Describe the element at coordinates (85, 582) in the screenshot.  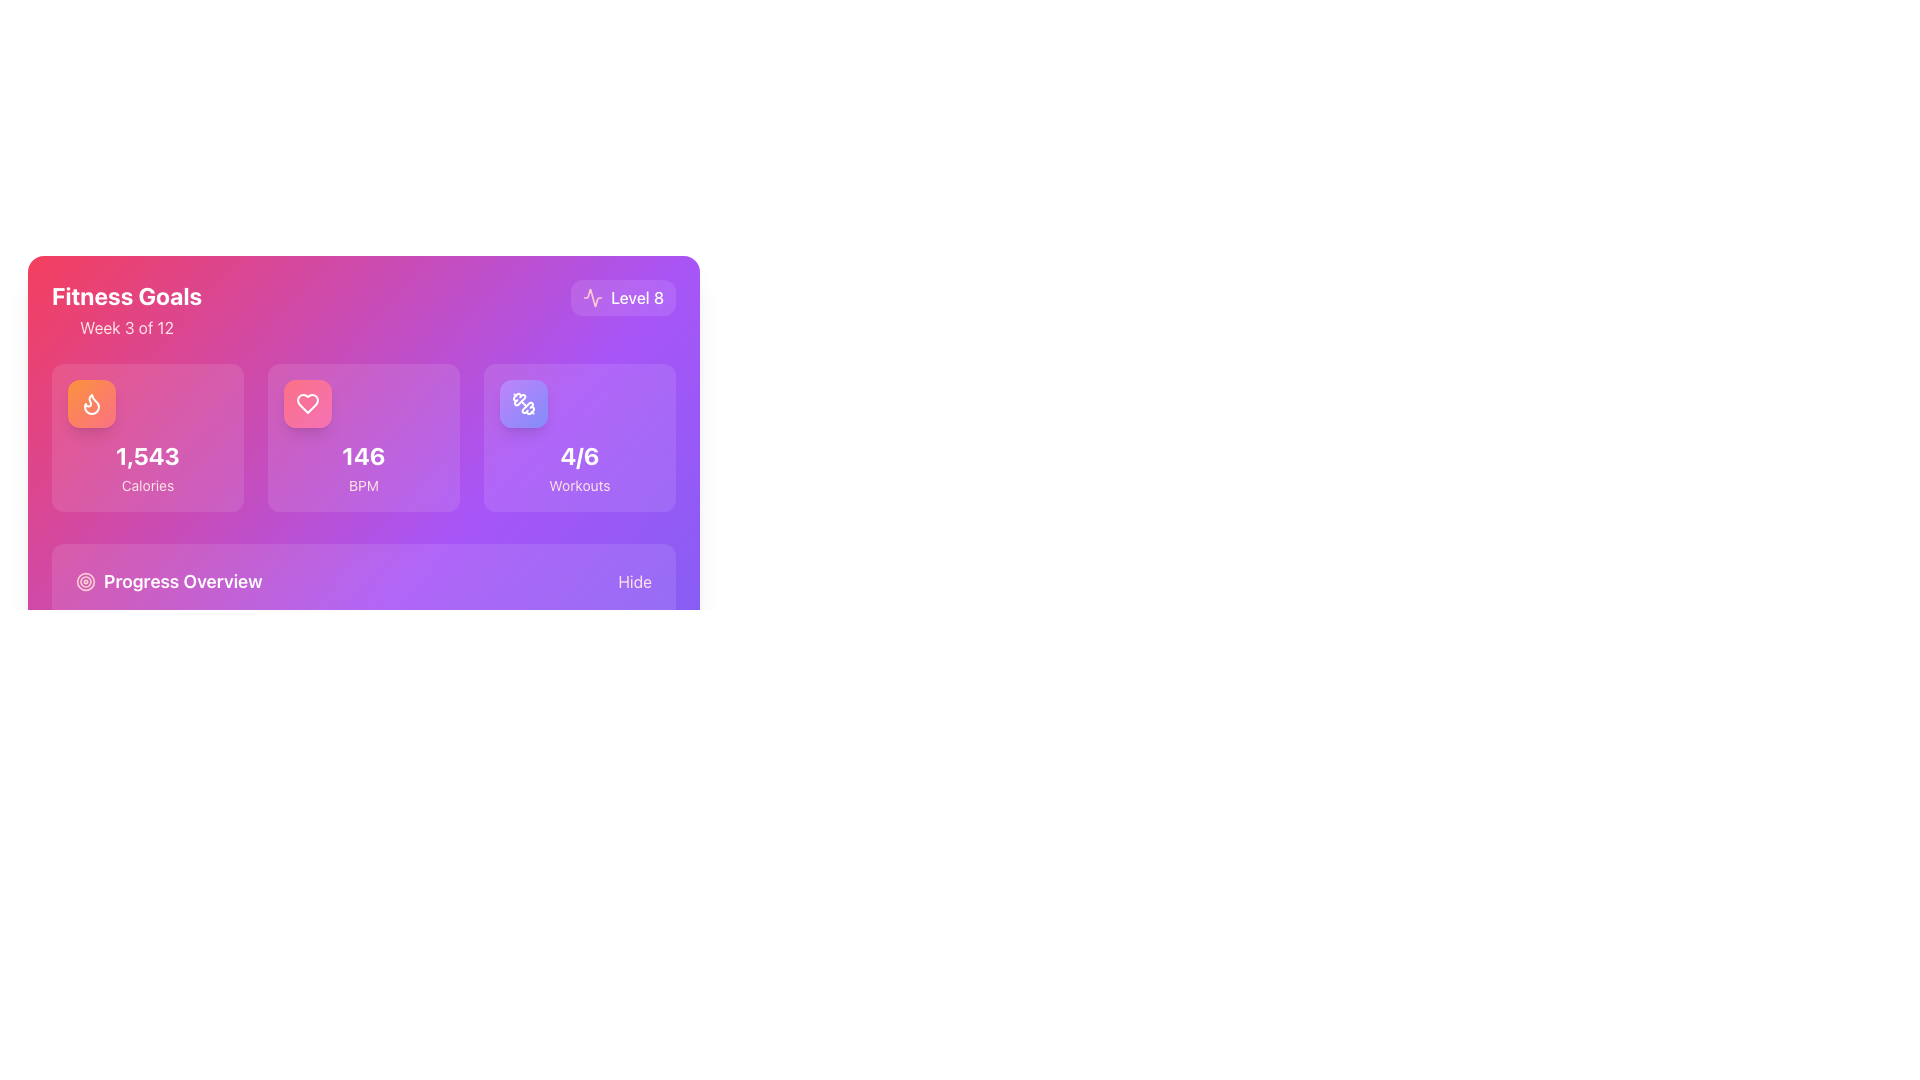
I see `the circular icon, which is the outermost circle of a target icon located in the bottom left area of the main card layout, adjacent to the 'Progress Overview' text label` at that location.